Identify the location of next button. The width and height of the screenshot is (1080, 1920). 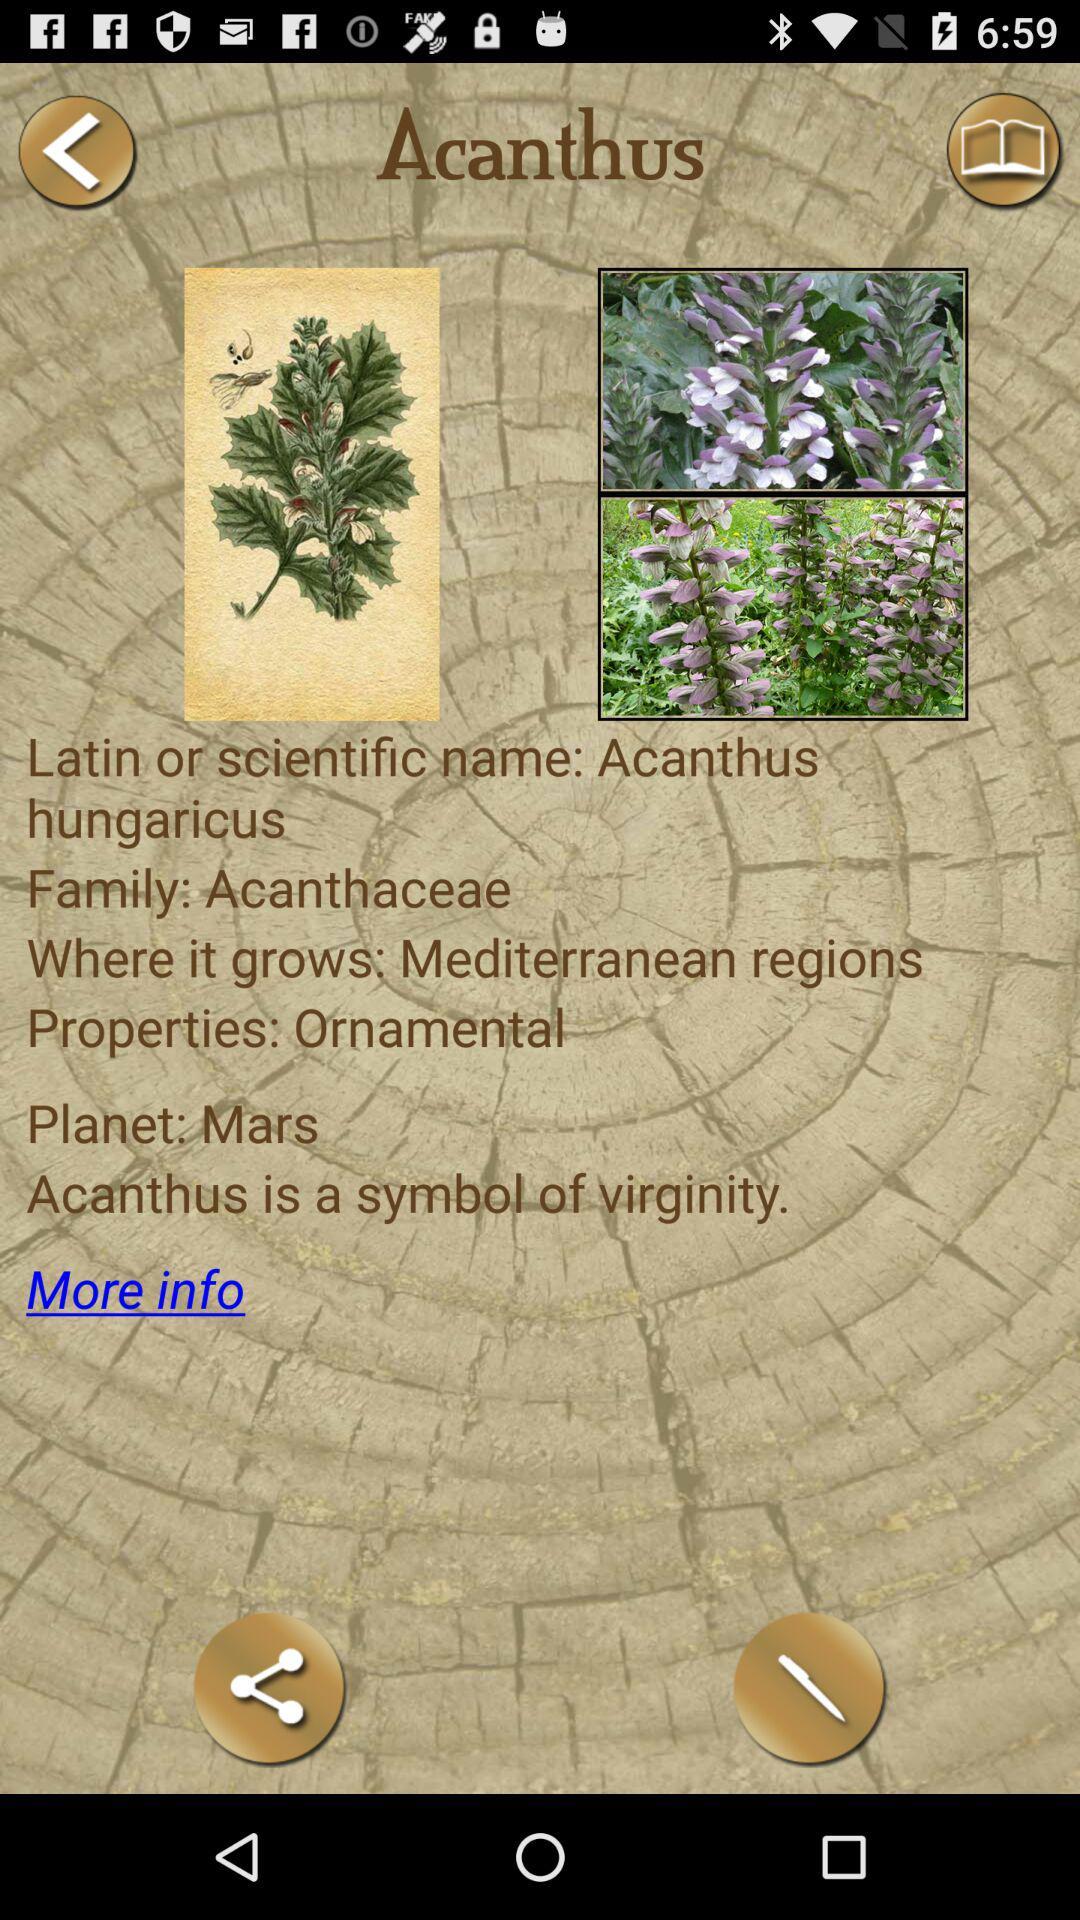
(75, 151).